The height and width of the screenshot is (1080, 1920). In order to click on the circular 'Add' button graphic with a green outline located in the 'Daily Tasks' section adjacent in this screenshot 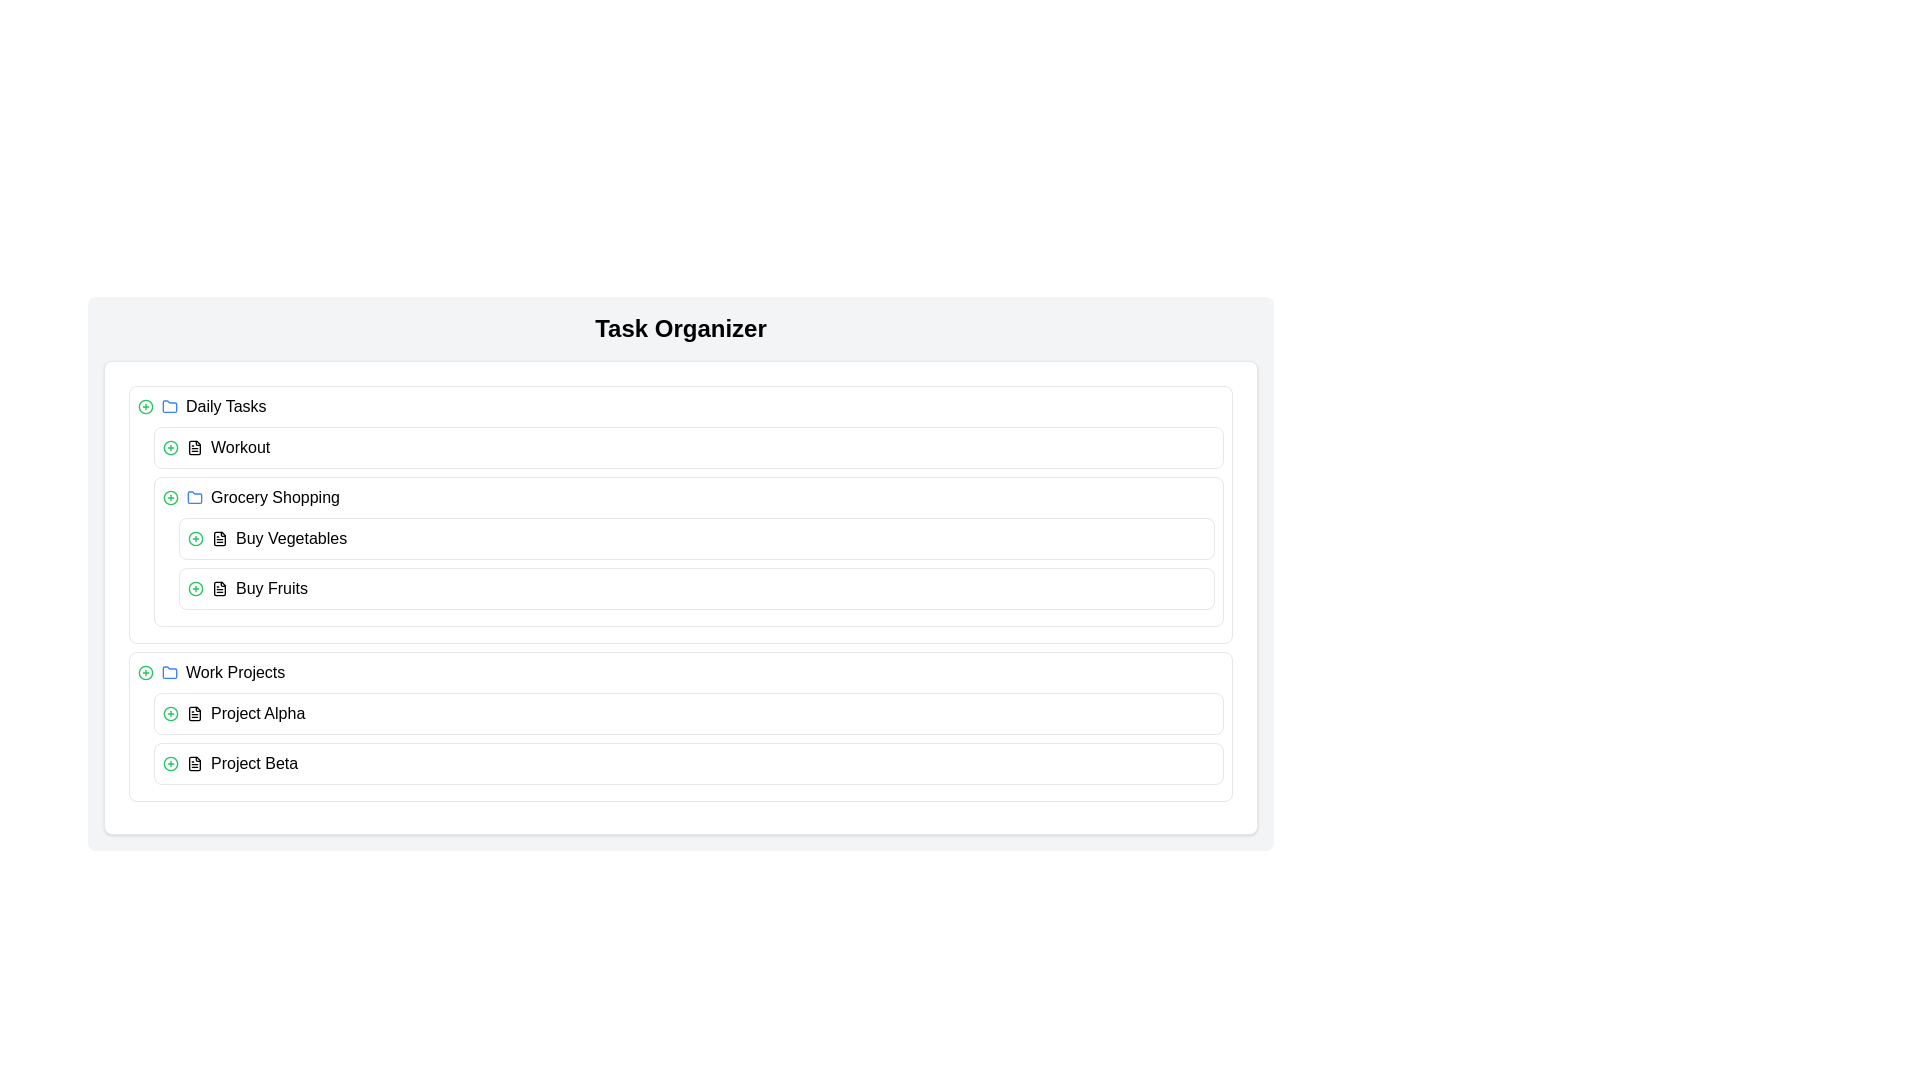, I will do `click(144, 406)`.